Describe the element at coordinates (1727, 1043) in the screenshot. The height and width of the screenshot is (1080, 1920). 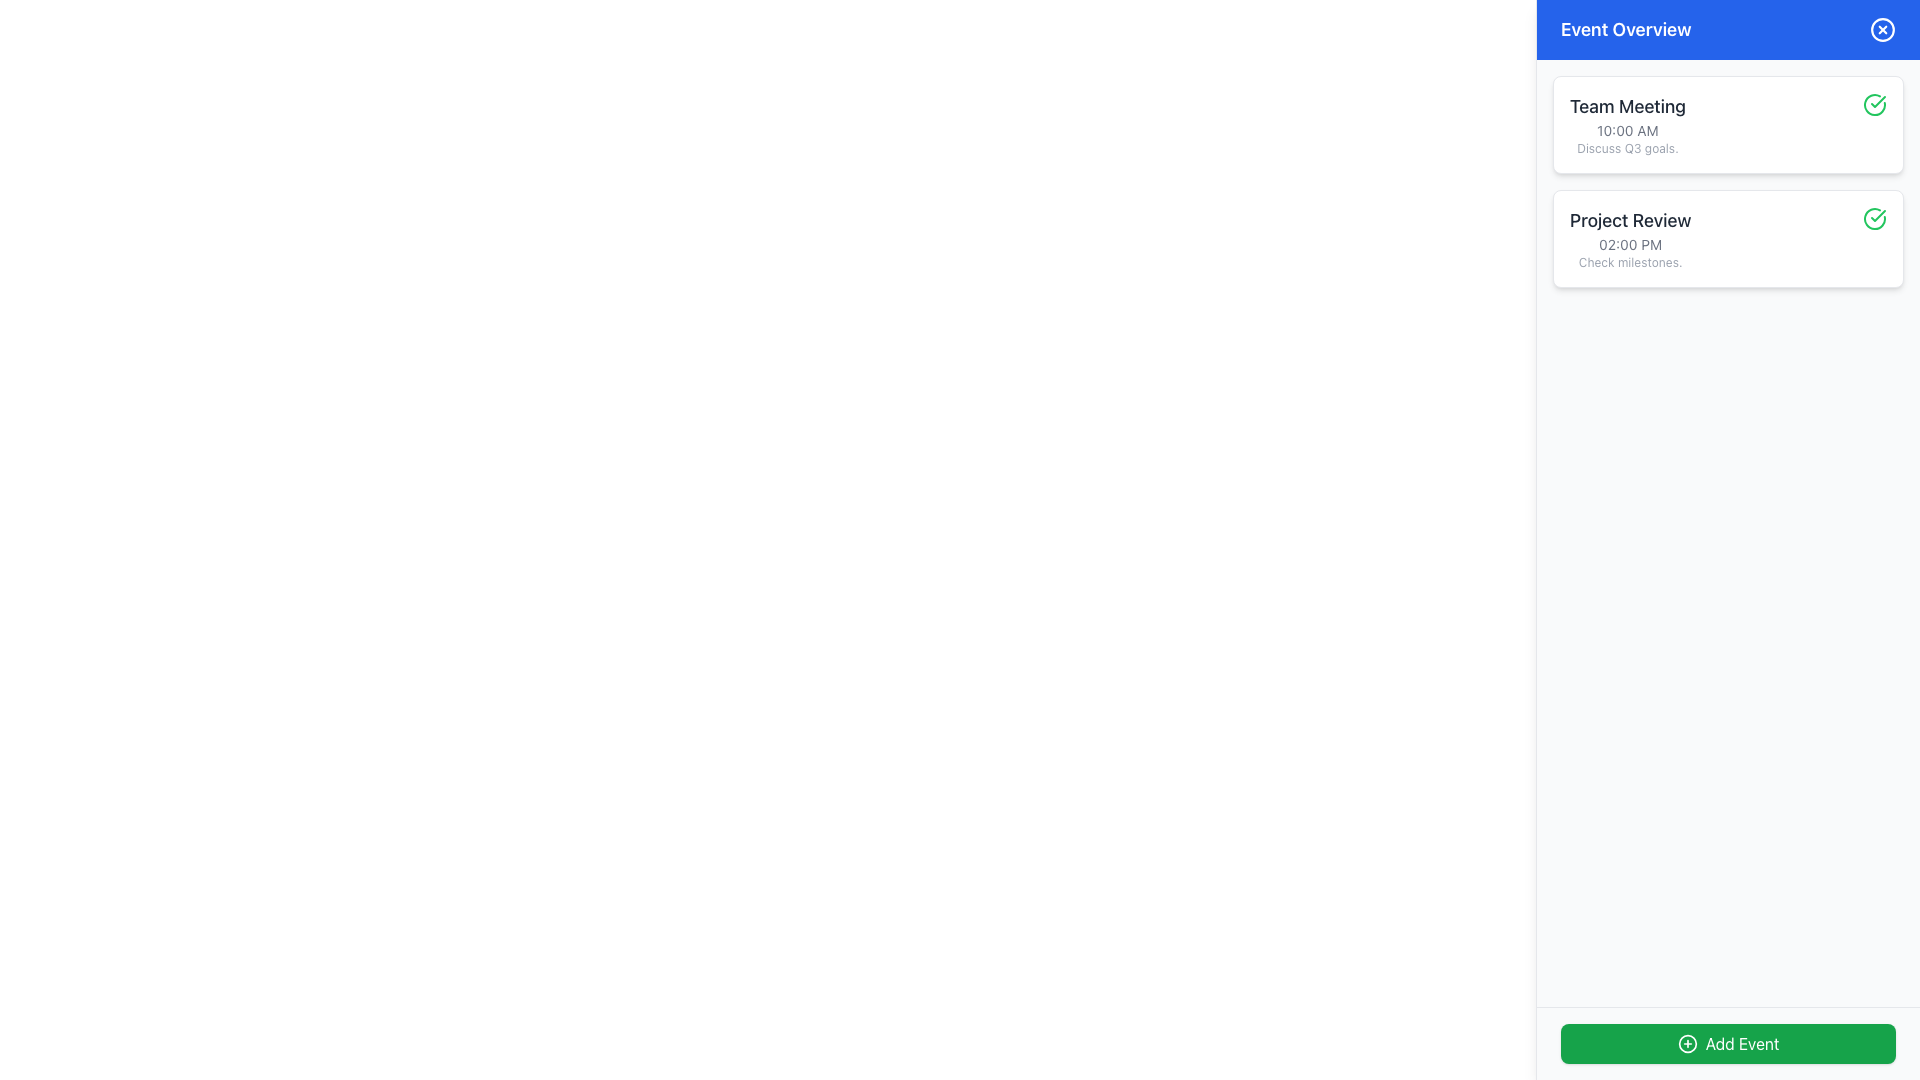
I see `the 'Add Event' button, which is a green rectangular button with rounded corners located at the bottom right corner of the interface, to receive potential visual feedback` at that location.